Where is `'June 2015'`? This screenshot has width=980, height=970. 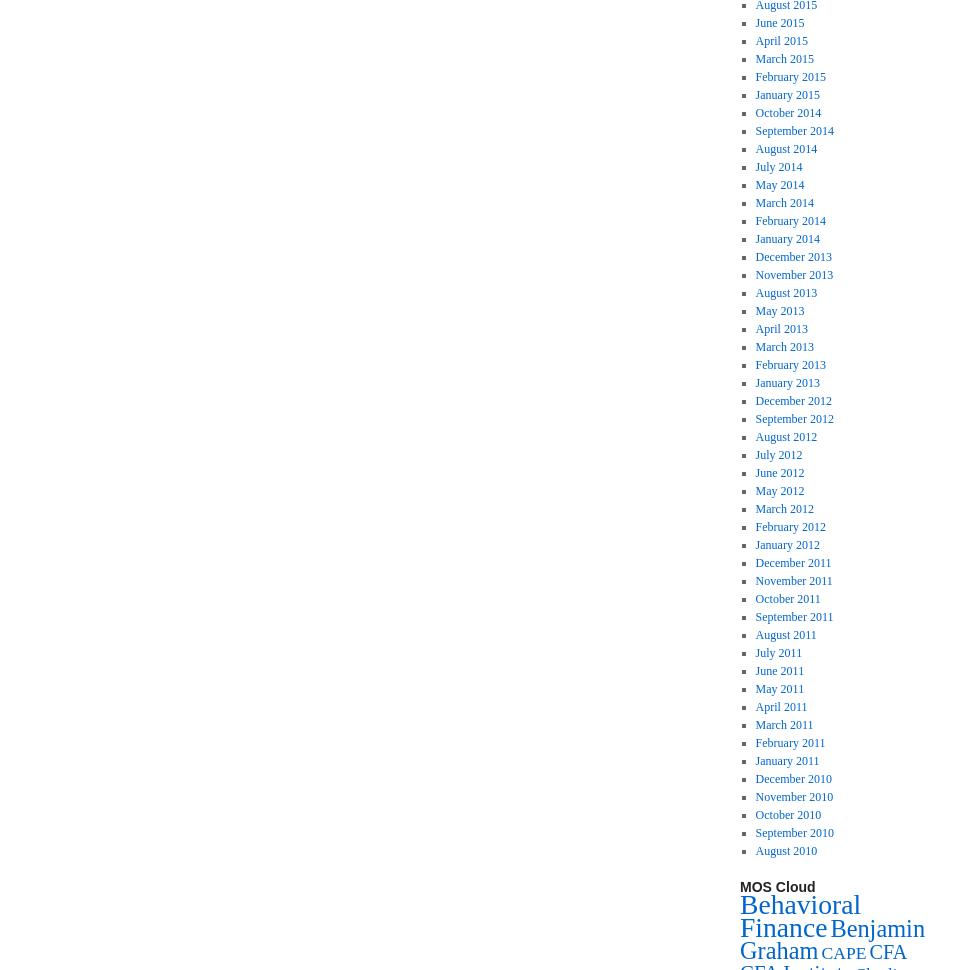
'June 2015' is located at coordinates (754, 22).